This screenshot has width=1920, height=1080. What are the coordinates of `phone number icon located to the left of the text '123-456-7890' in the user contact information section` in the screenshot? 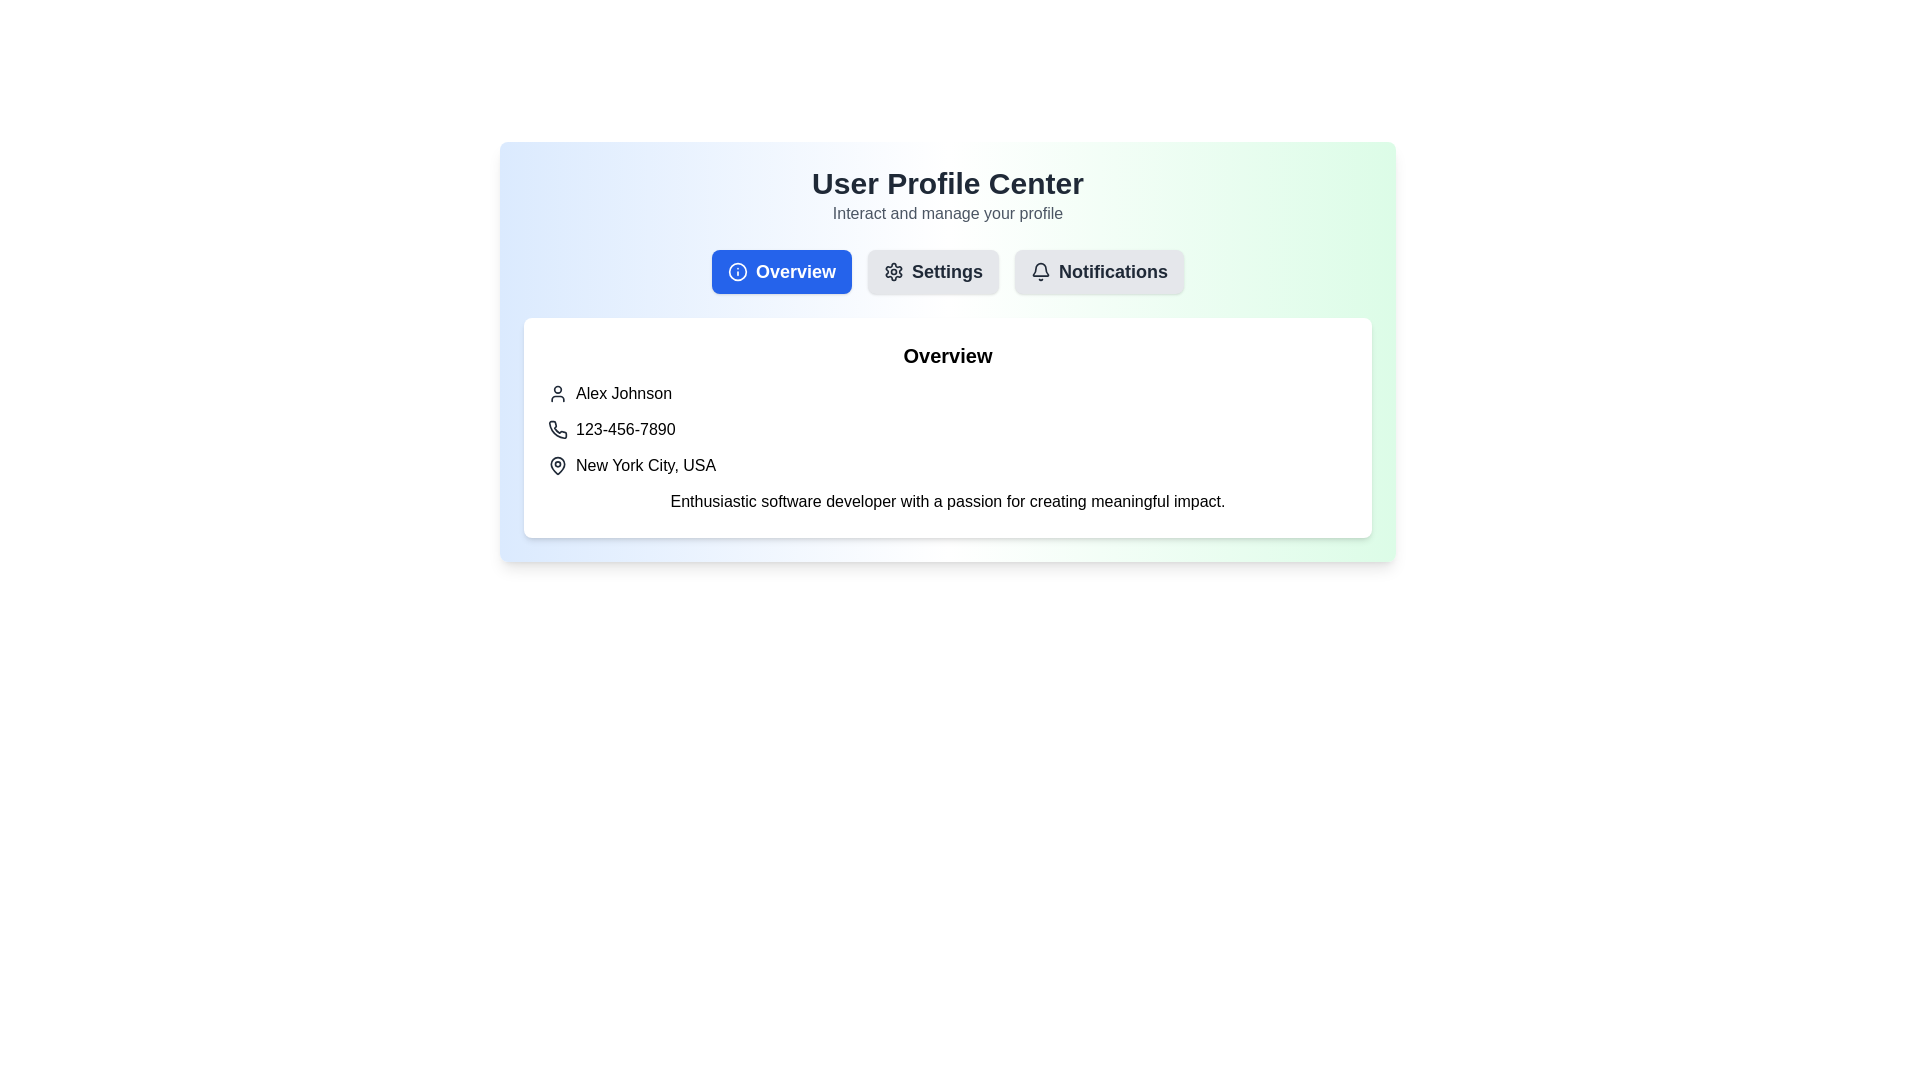 It's located at (558, 428).